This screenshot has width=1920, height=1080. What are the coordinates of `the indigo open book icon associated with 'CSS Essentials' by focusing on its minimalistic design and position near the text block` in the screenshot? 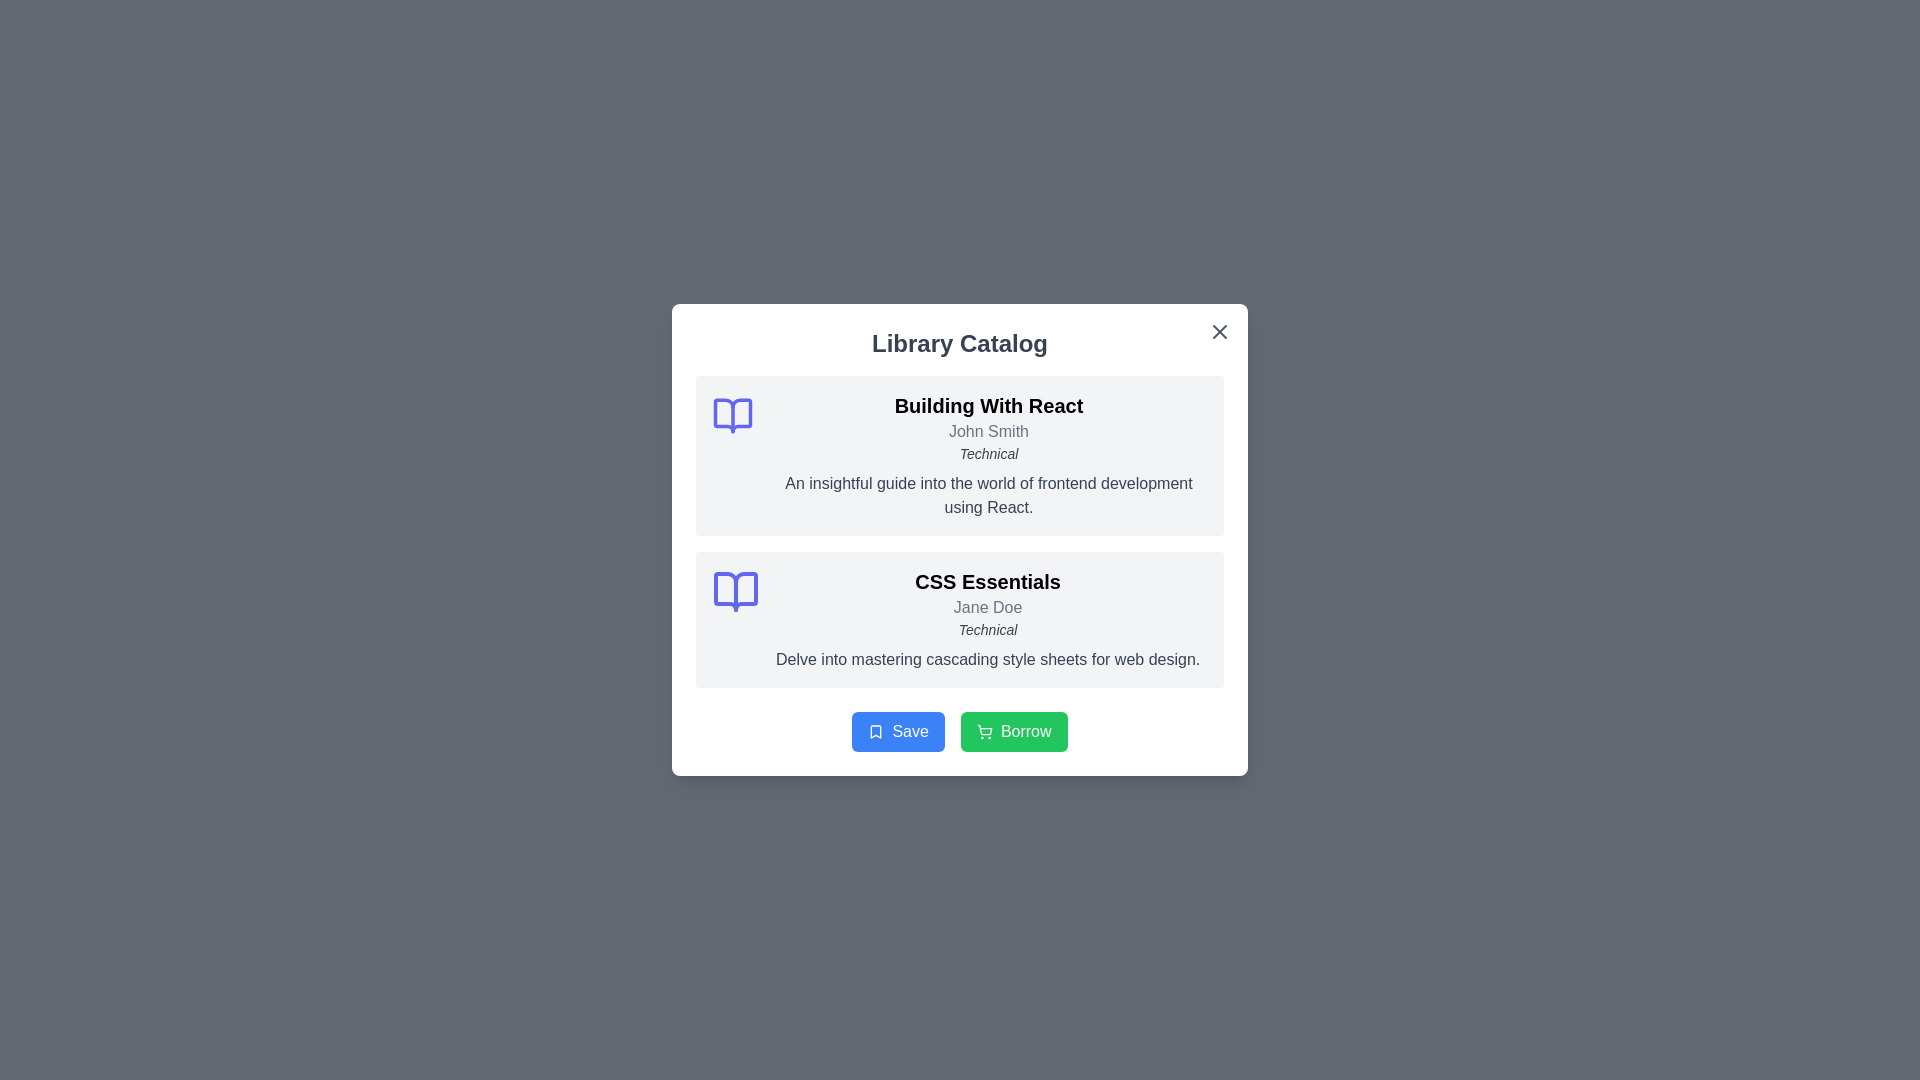 It's located at (734, 590).